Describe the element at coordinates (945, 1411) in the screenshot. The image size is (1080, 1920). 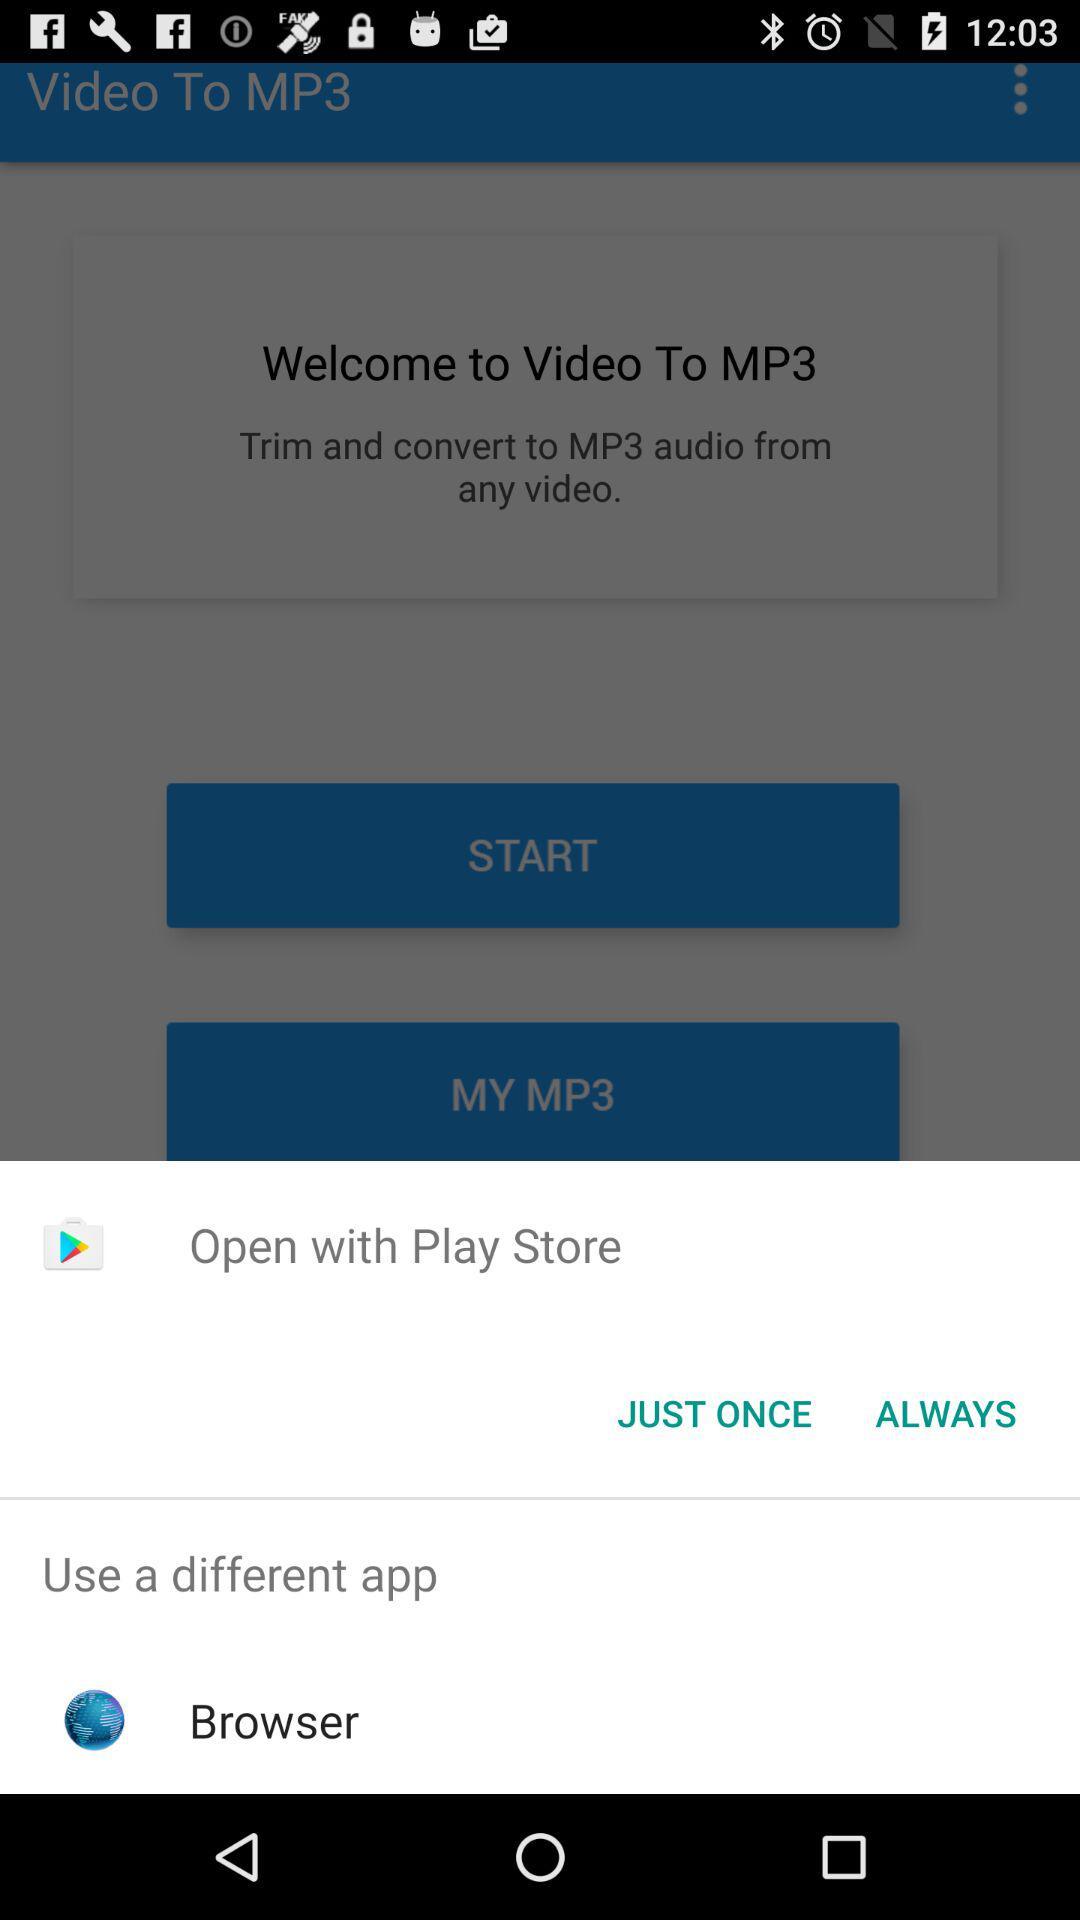
I see `the icon next to the just once` at that location.